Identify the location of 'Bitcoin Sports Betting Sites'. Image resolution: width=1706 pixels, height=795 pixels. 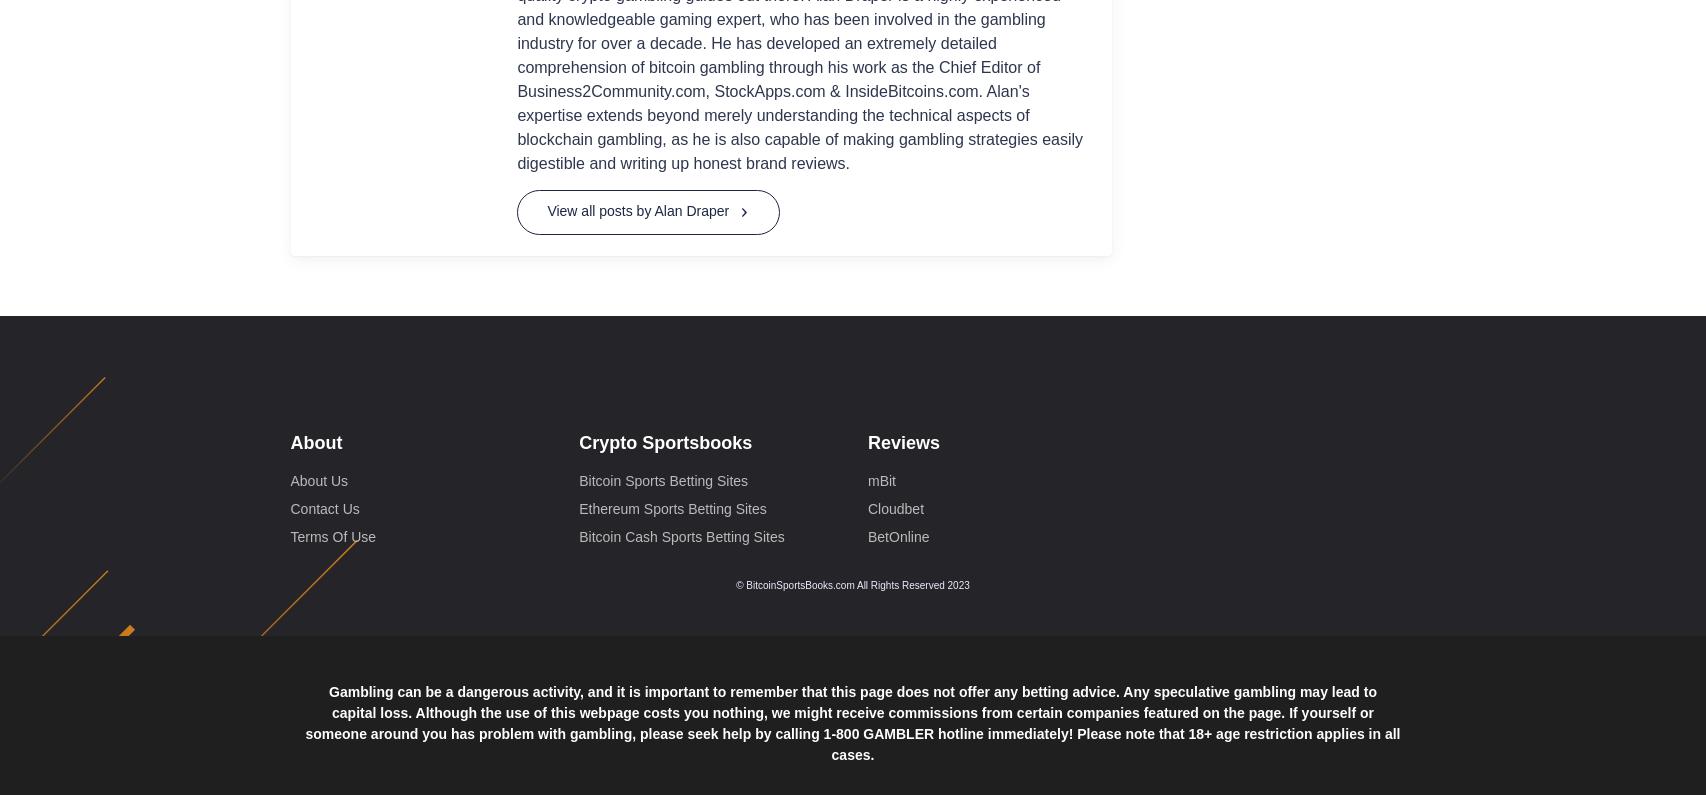
(662, 112).